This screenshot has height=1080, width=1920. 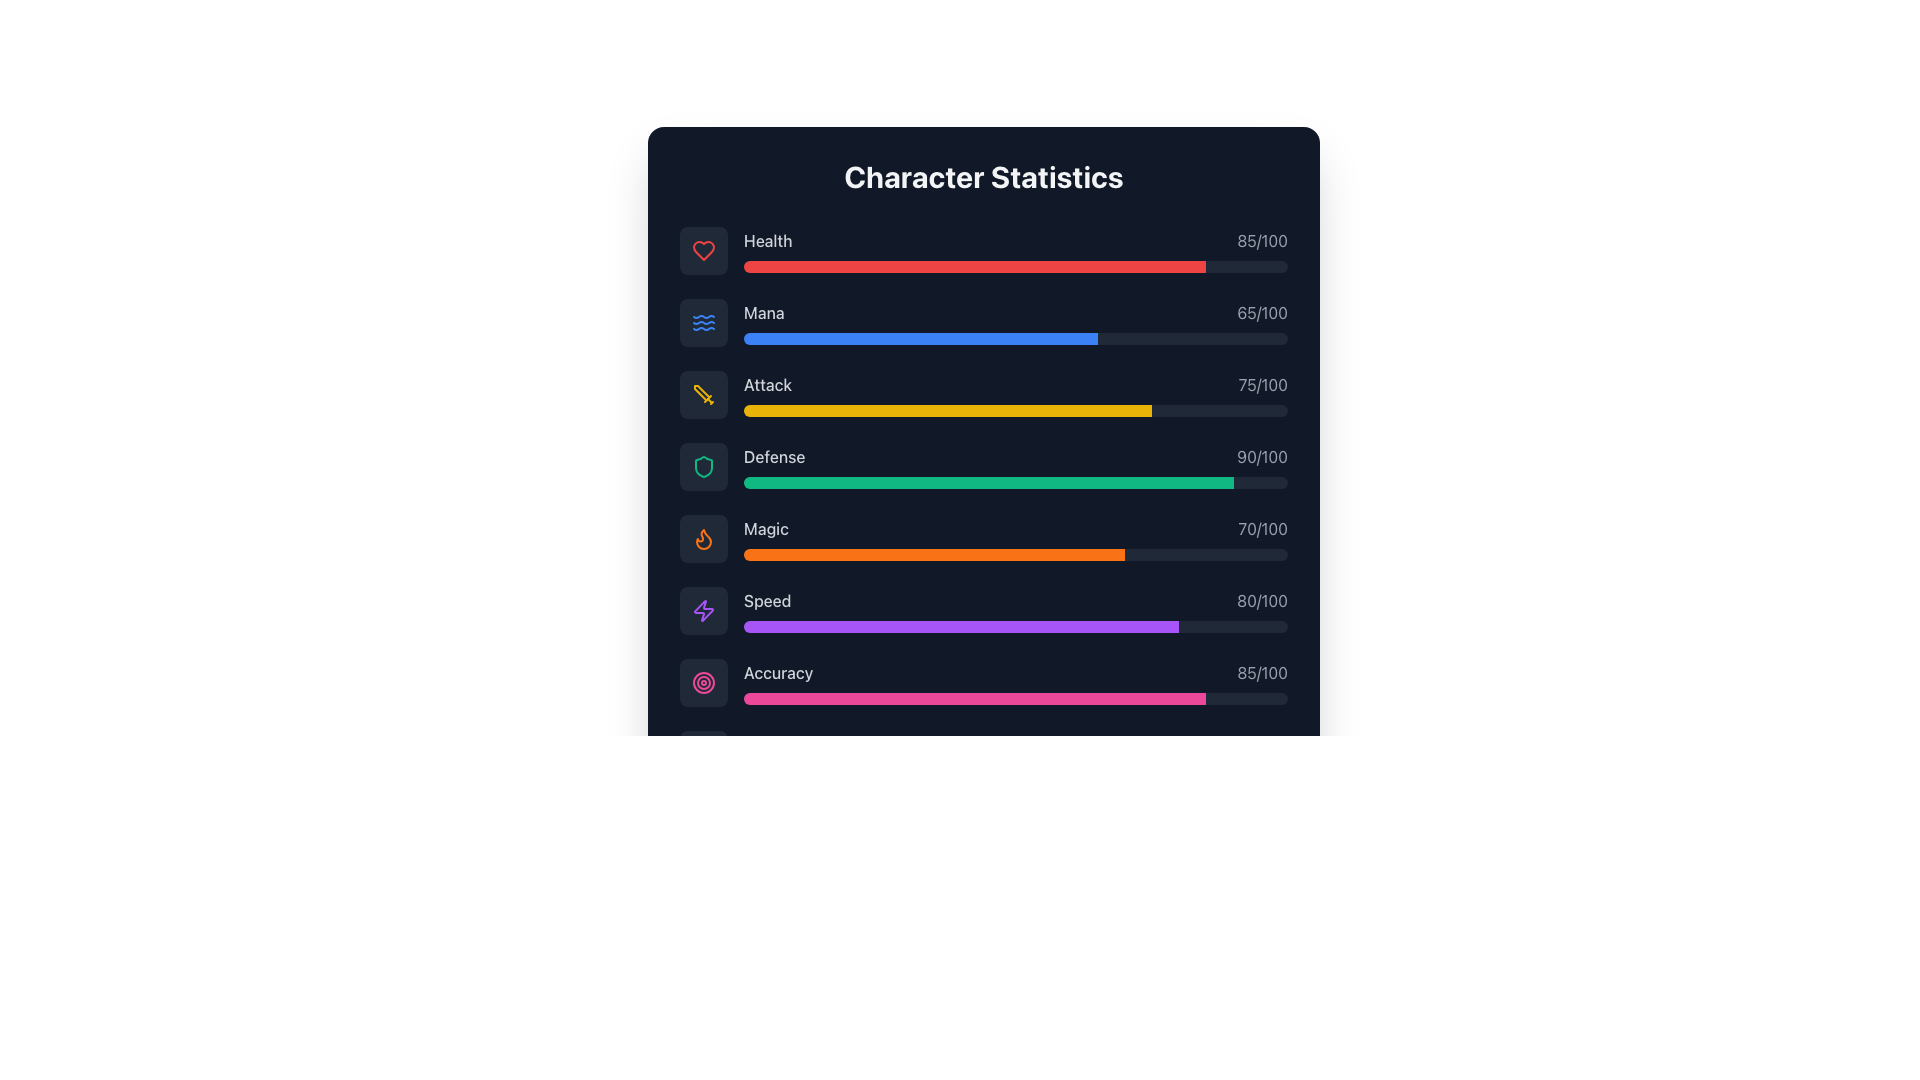 What do you see at coordinates (933, 555) in the screenshot?
I see `the orange progress bar indicating the character statistics within the 'Magic' row under the 'Character Statistics' subtitle` at bounding box center [933, 555].